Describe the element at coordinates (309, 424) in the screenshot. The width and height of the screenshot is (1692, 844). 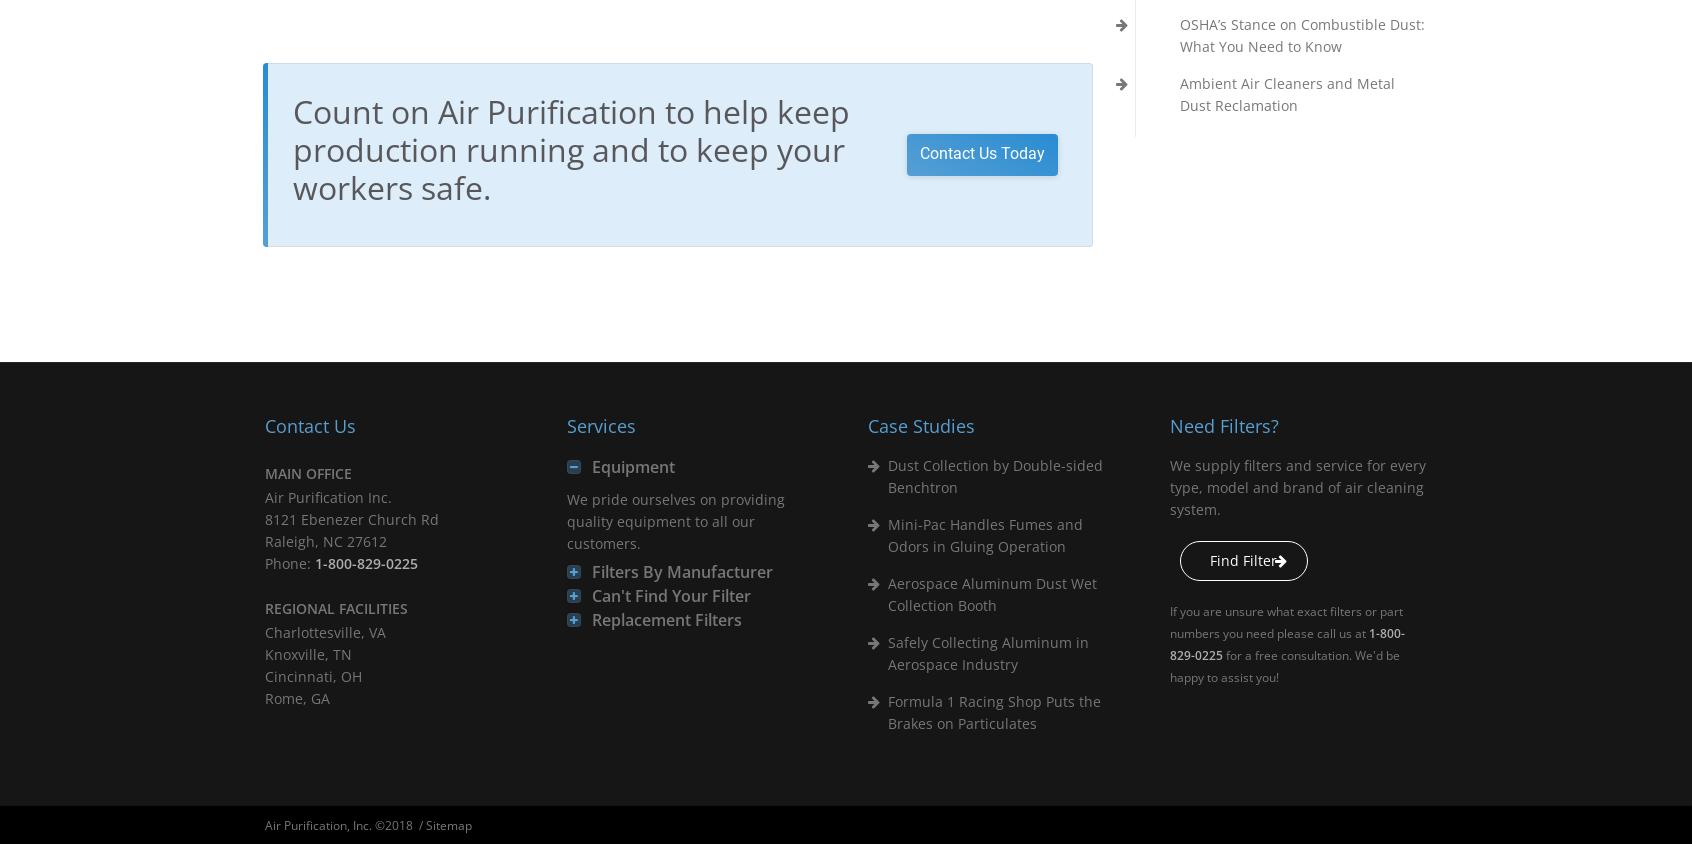
I see `'Contact Us'` at that location.